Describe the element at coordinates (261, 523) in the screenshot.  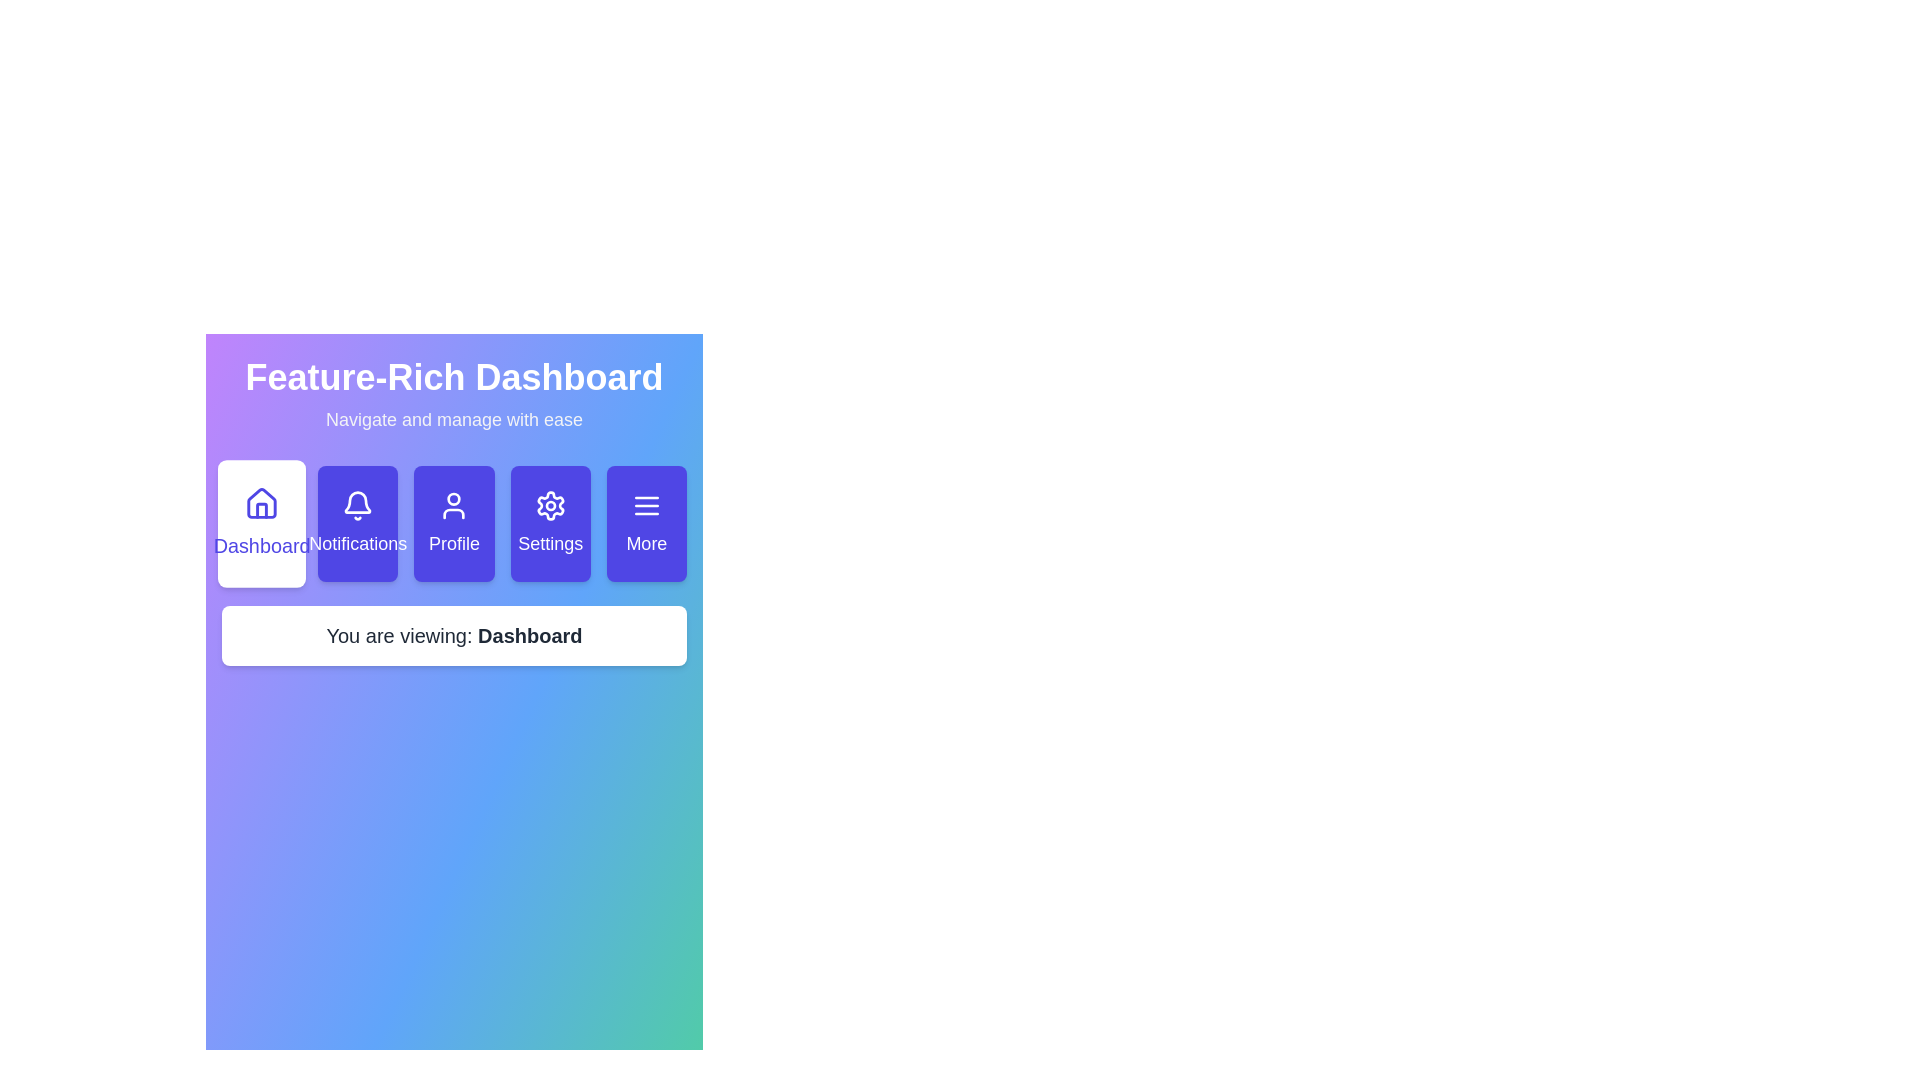
I see `the 'Dashboard' button, which is a rectangular button with a white background and indigo text, located above the descriptive text area and adjacent to the 'Notifications' button` at that location.